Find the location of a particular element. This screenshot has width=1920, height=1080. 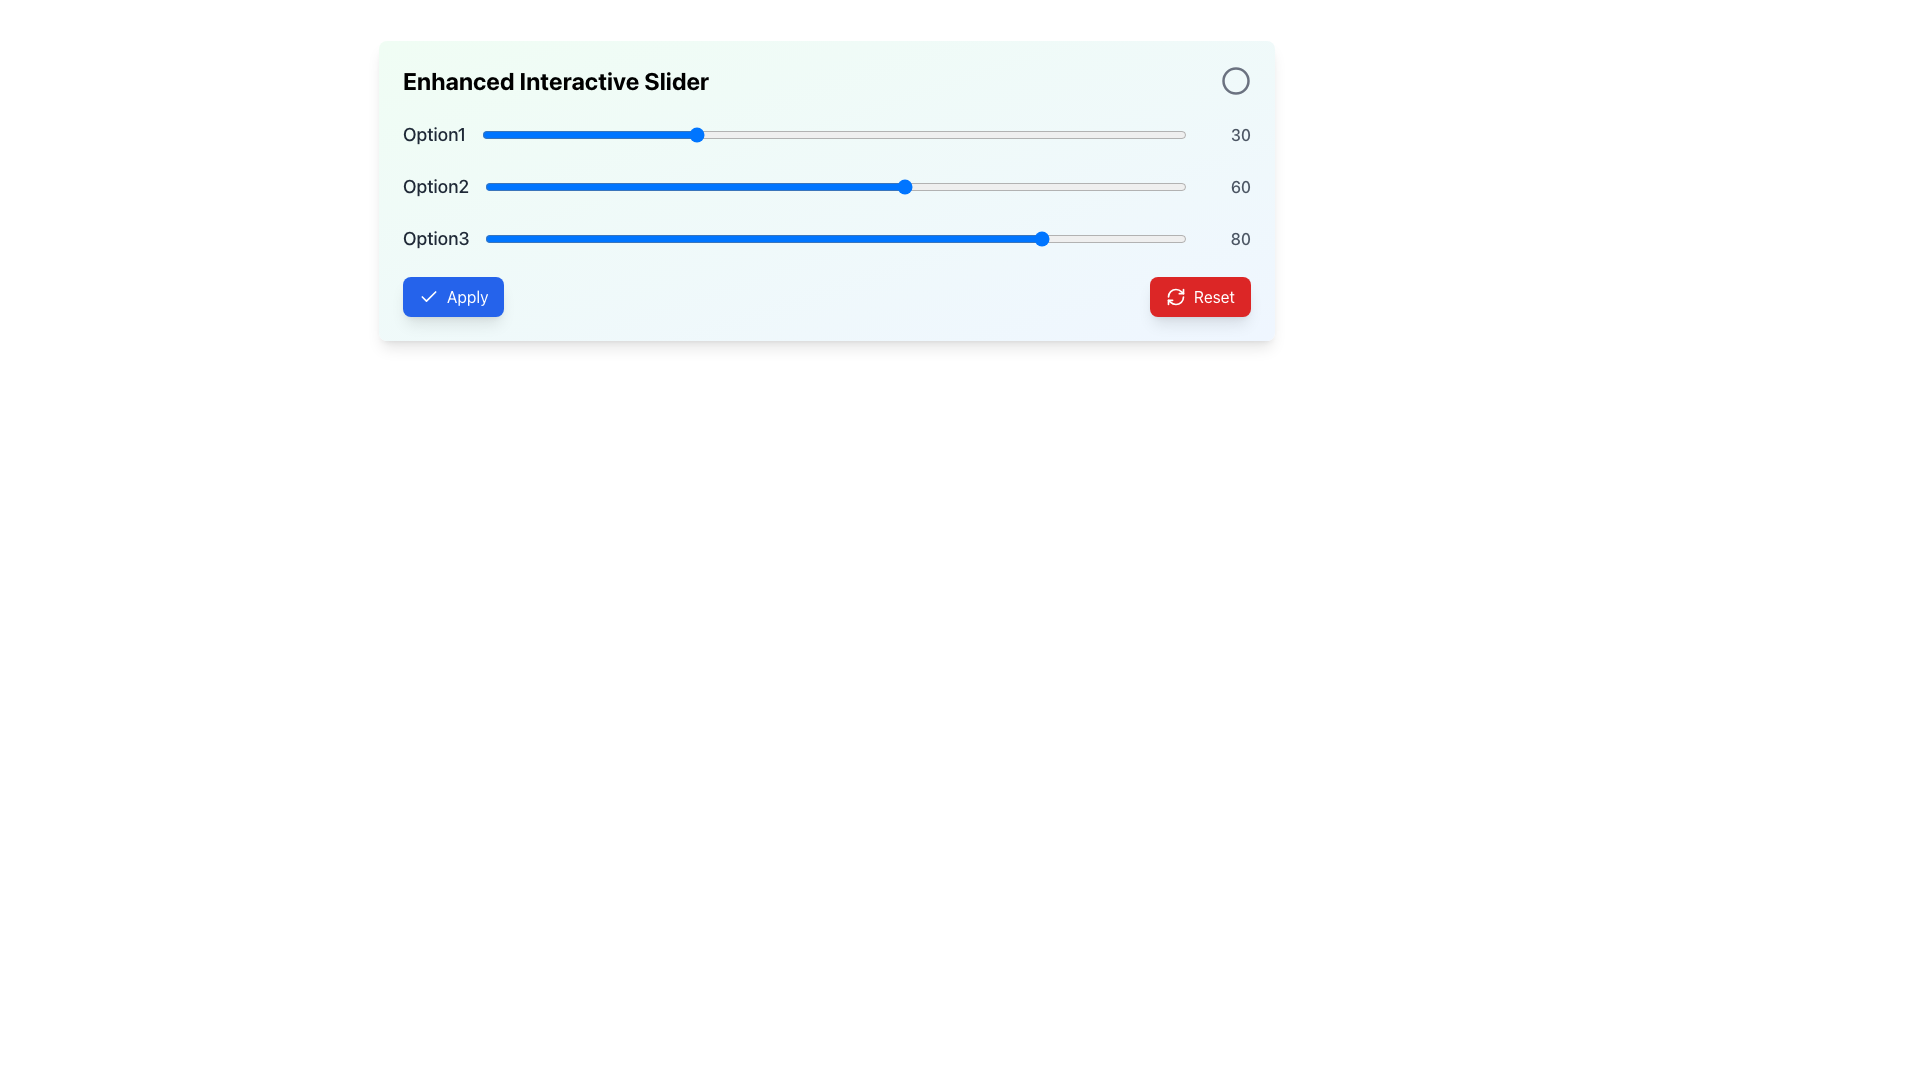

the slider for 'Option2' is located at coordinates (596, 186).